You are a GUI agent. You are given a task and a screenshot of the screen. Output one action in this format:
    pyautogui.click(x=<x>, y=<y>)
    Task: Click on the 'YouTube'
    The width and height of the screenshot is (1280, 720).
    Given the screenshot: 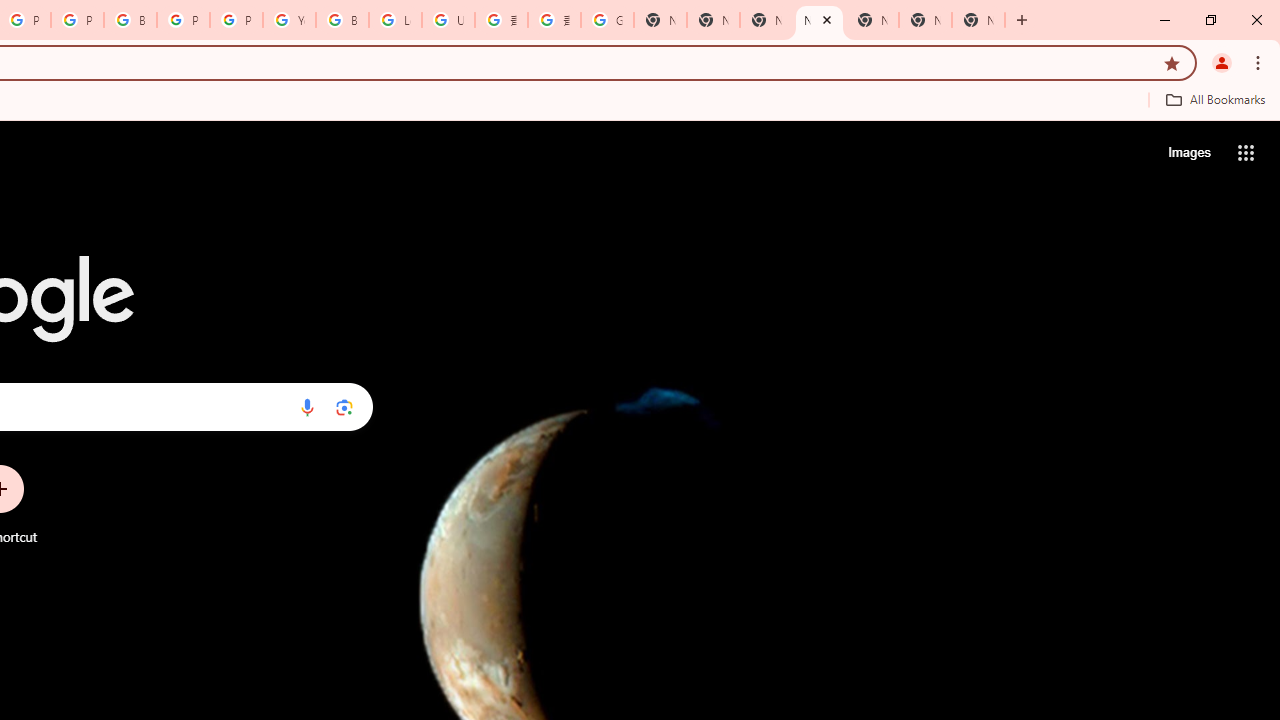 What is the action you would take?
    pyautogui.click(x=288, y=20)
    